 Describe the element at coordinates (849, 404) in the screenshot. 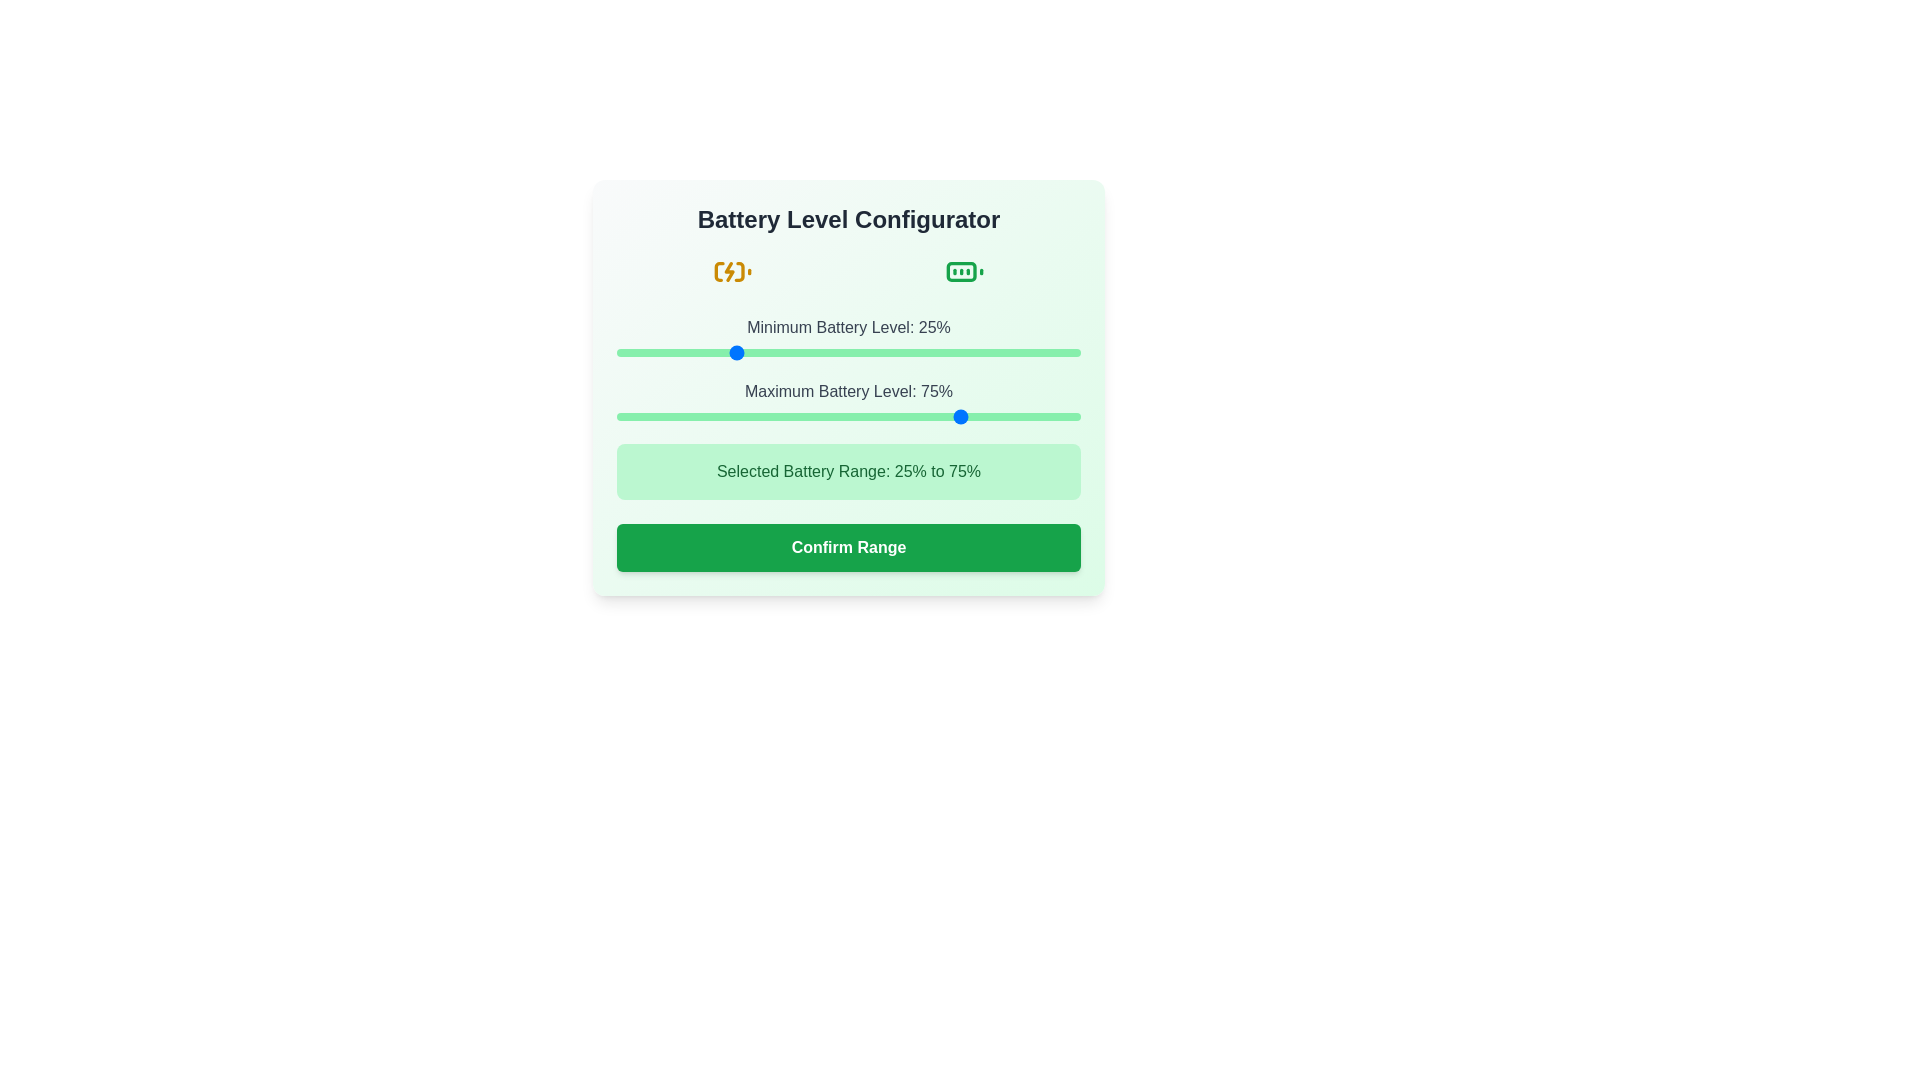

I see `the green range slider track labeled 'Maximum Battery Level: 75%' to set the battery level configuration` at that location.